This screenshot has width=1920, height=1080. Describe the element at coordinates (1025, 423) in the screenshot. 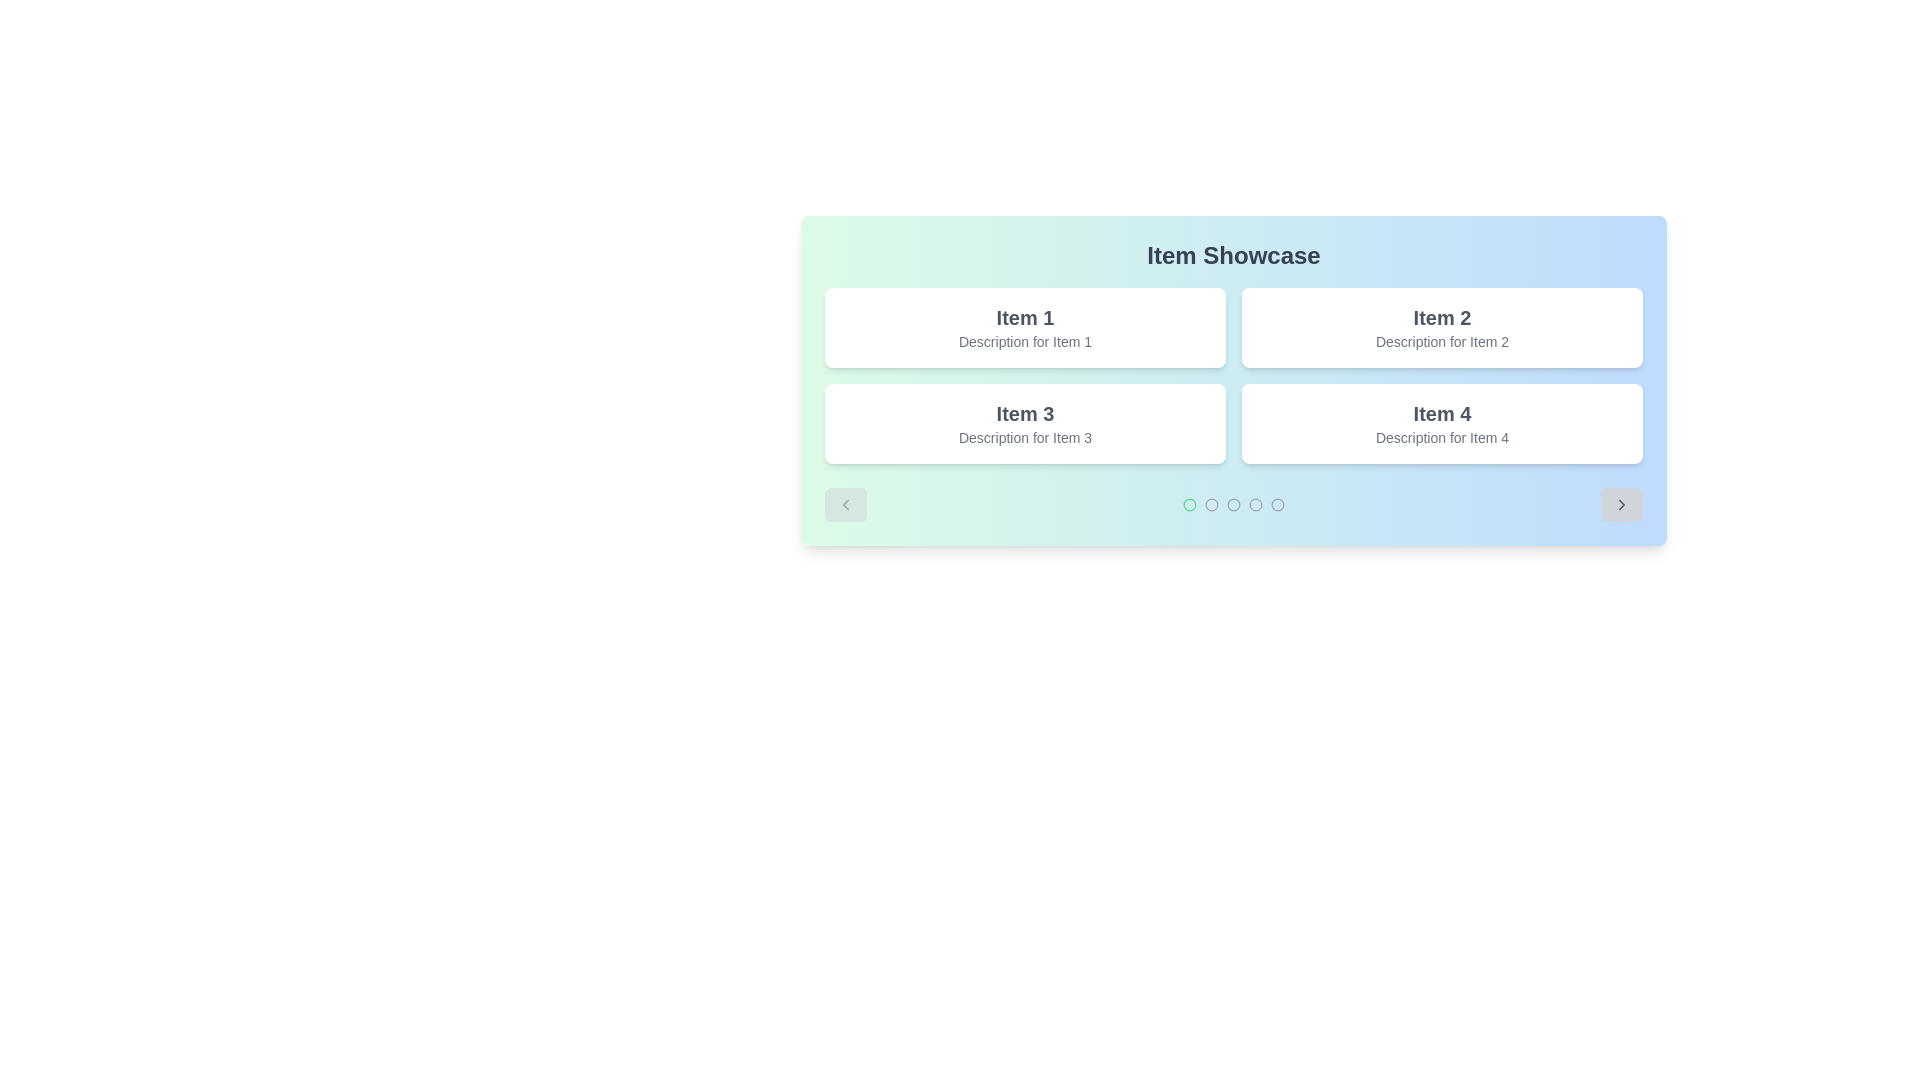

I see `the display card titled 'Item 3', which has a white background, a bold gray title, and a smaller gray subtitle, positioned in the second row of a grid layout` at that location.